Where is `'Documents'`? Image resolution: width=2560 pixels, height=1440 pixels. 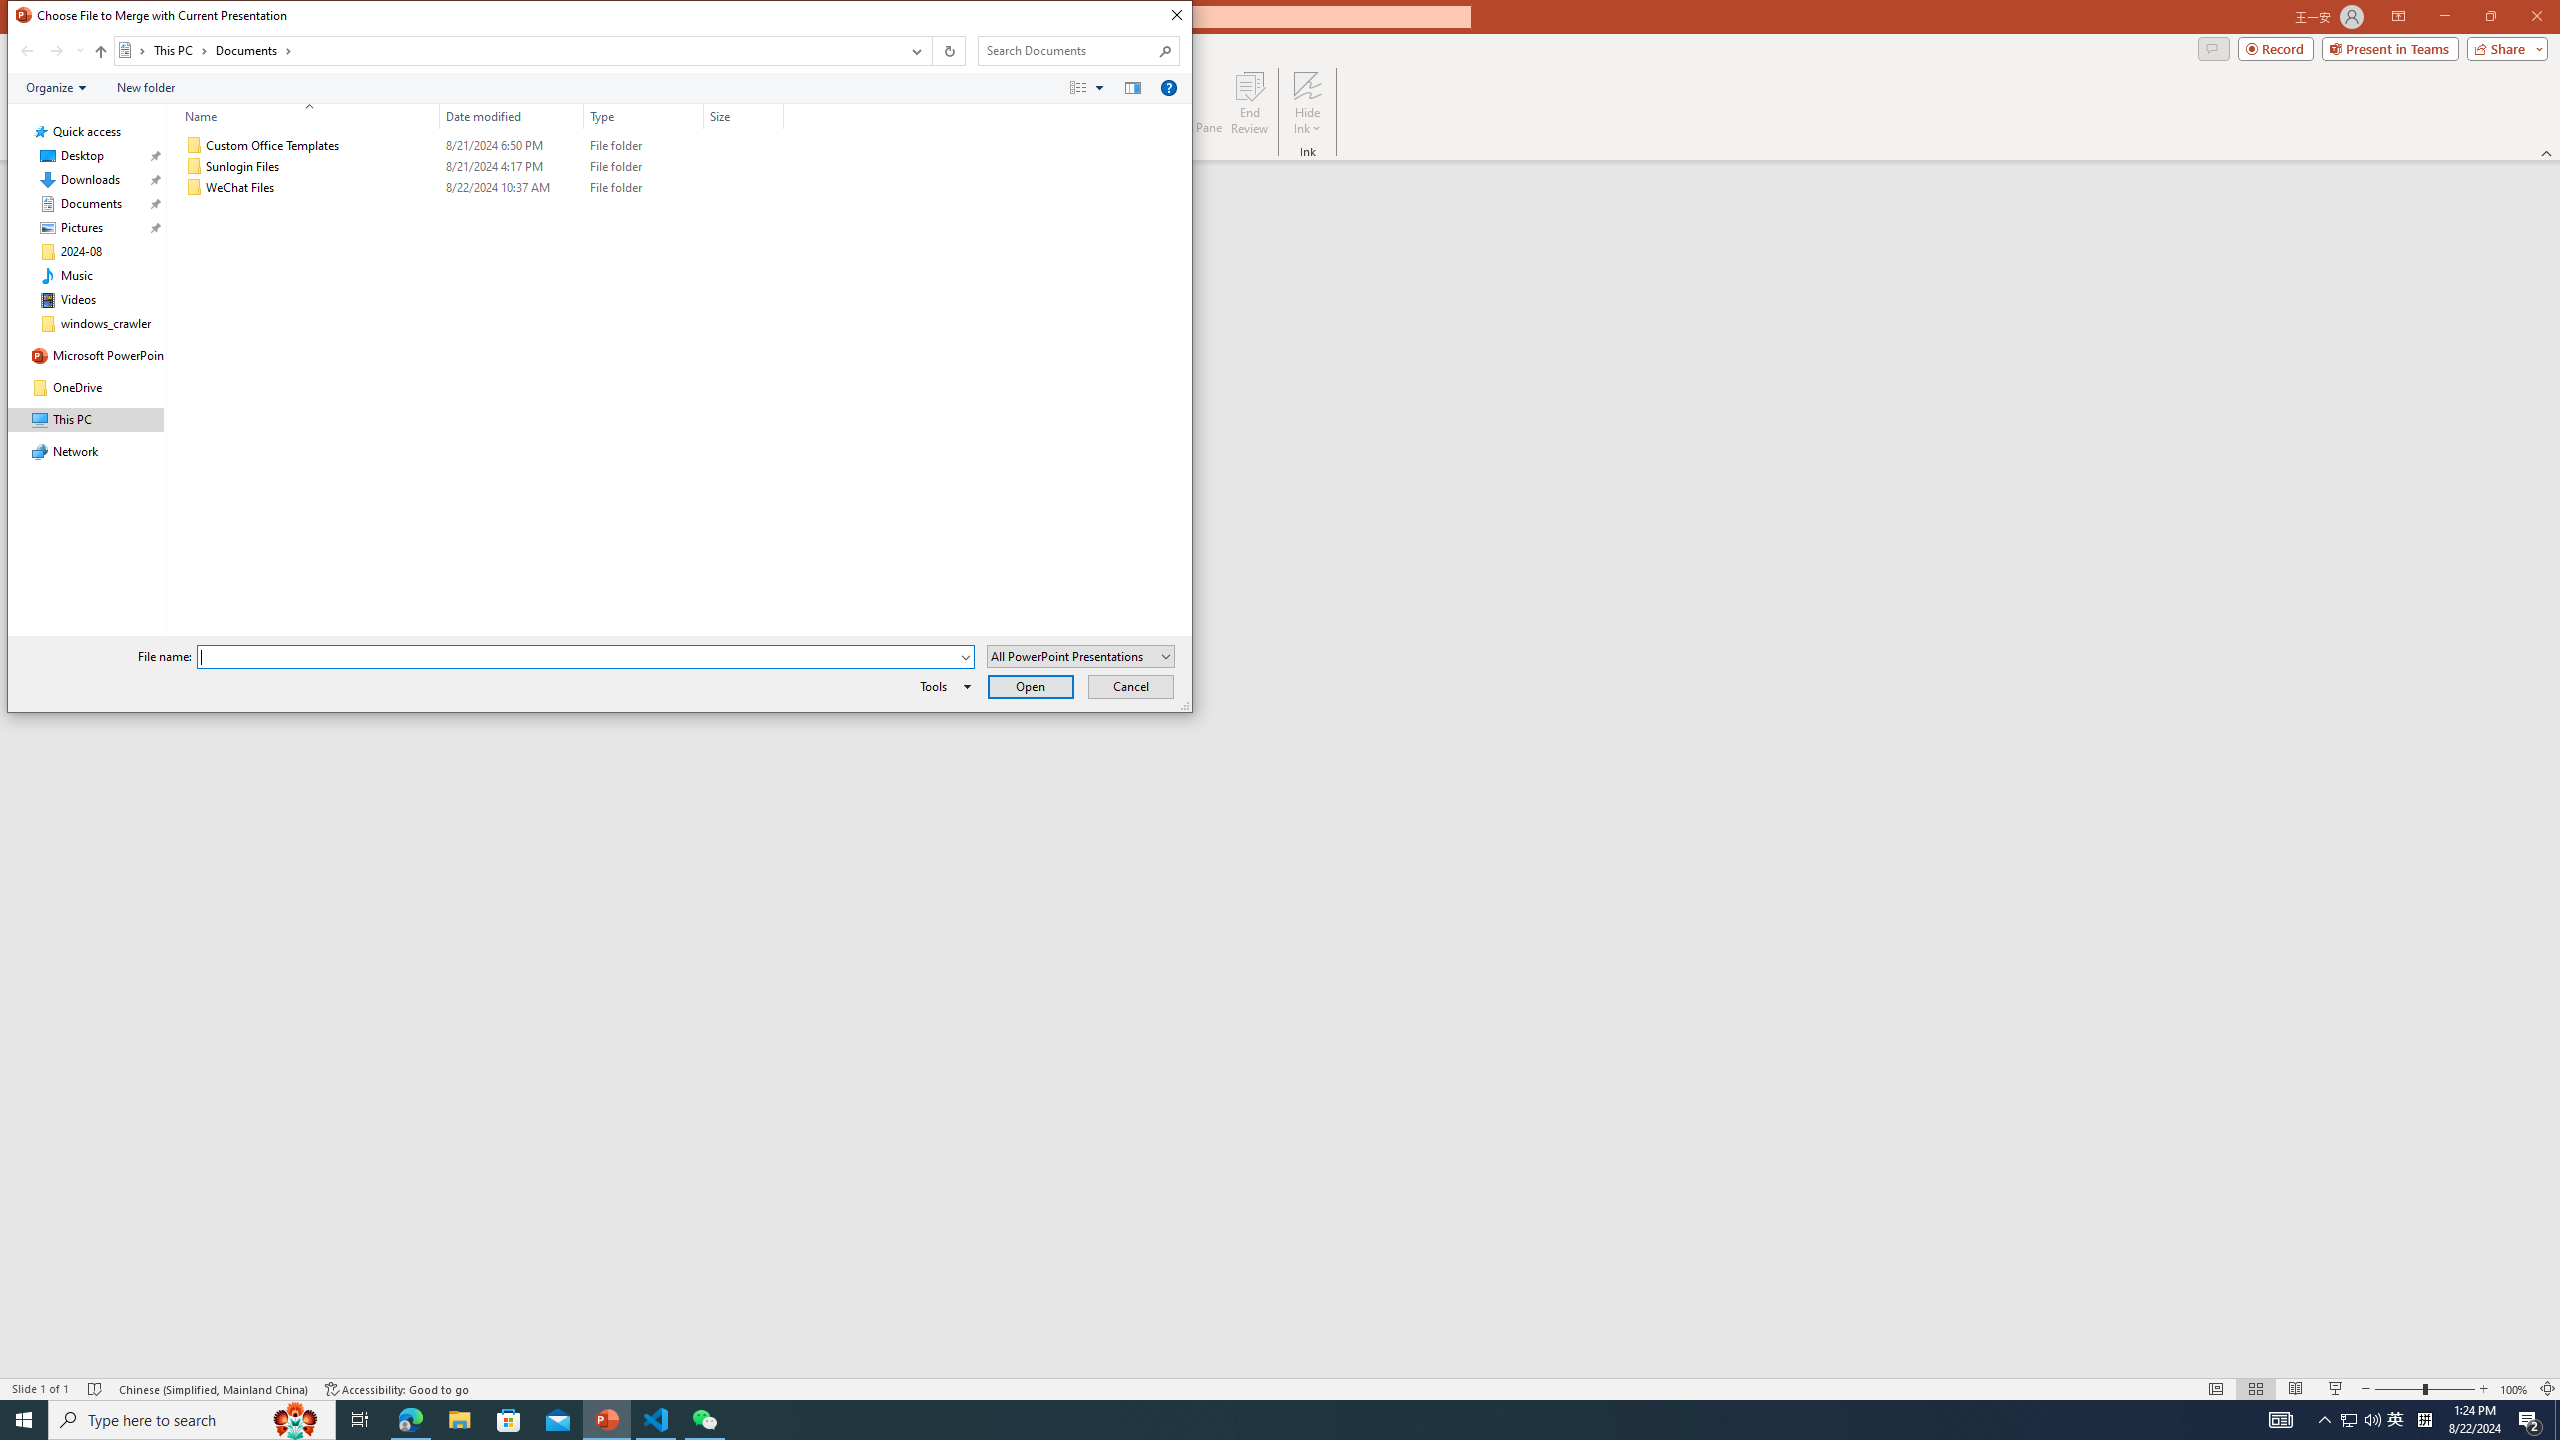
'Documents' is located at coordinates (253, 49).